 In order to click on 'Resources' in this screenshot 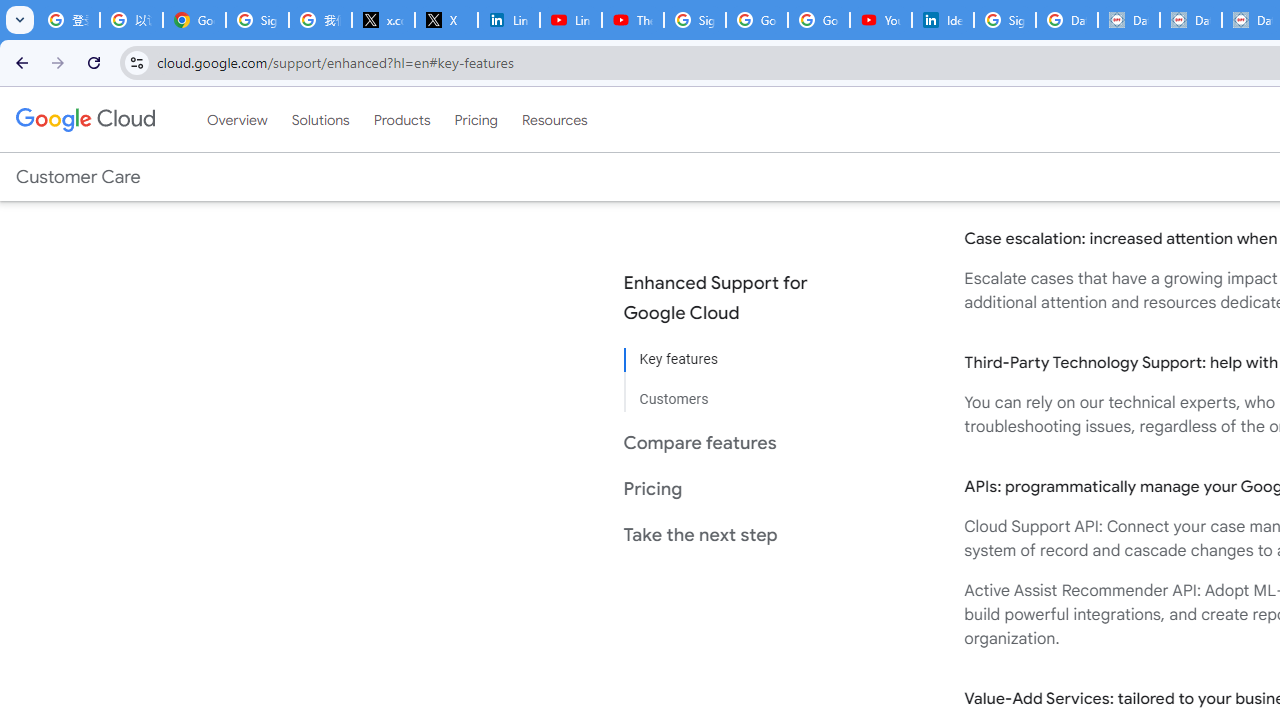, I will do `click(554, 119)`.